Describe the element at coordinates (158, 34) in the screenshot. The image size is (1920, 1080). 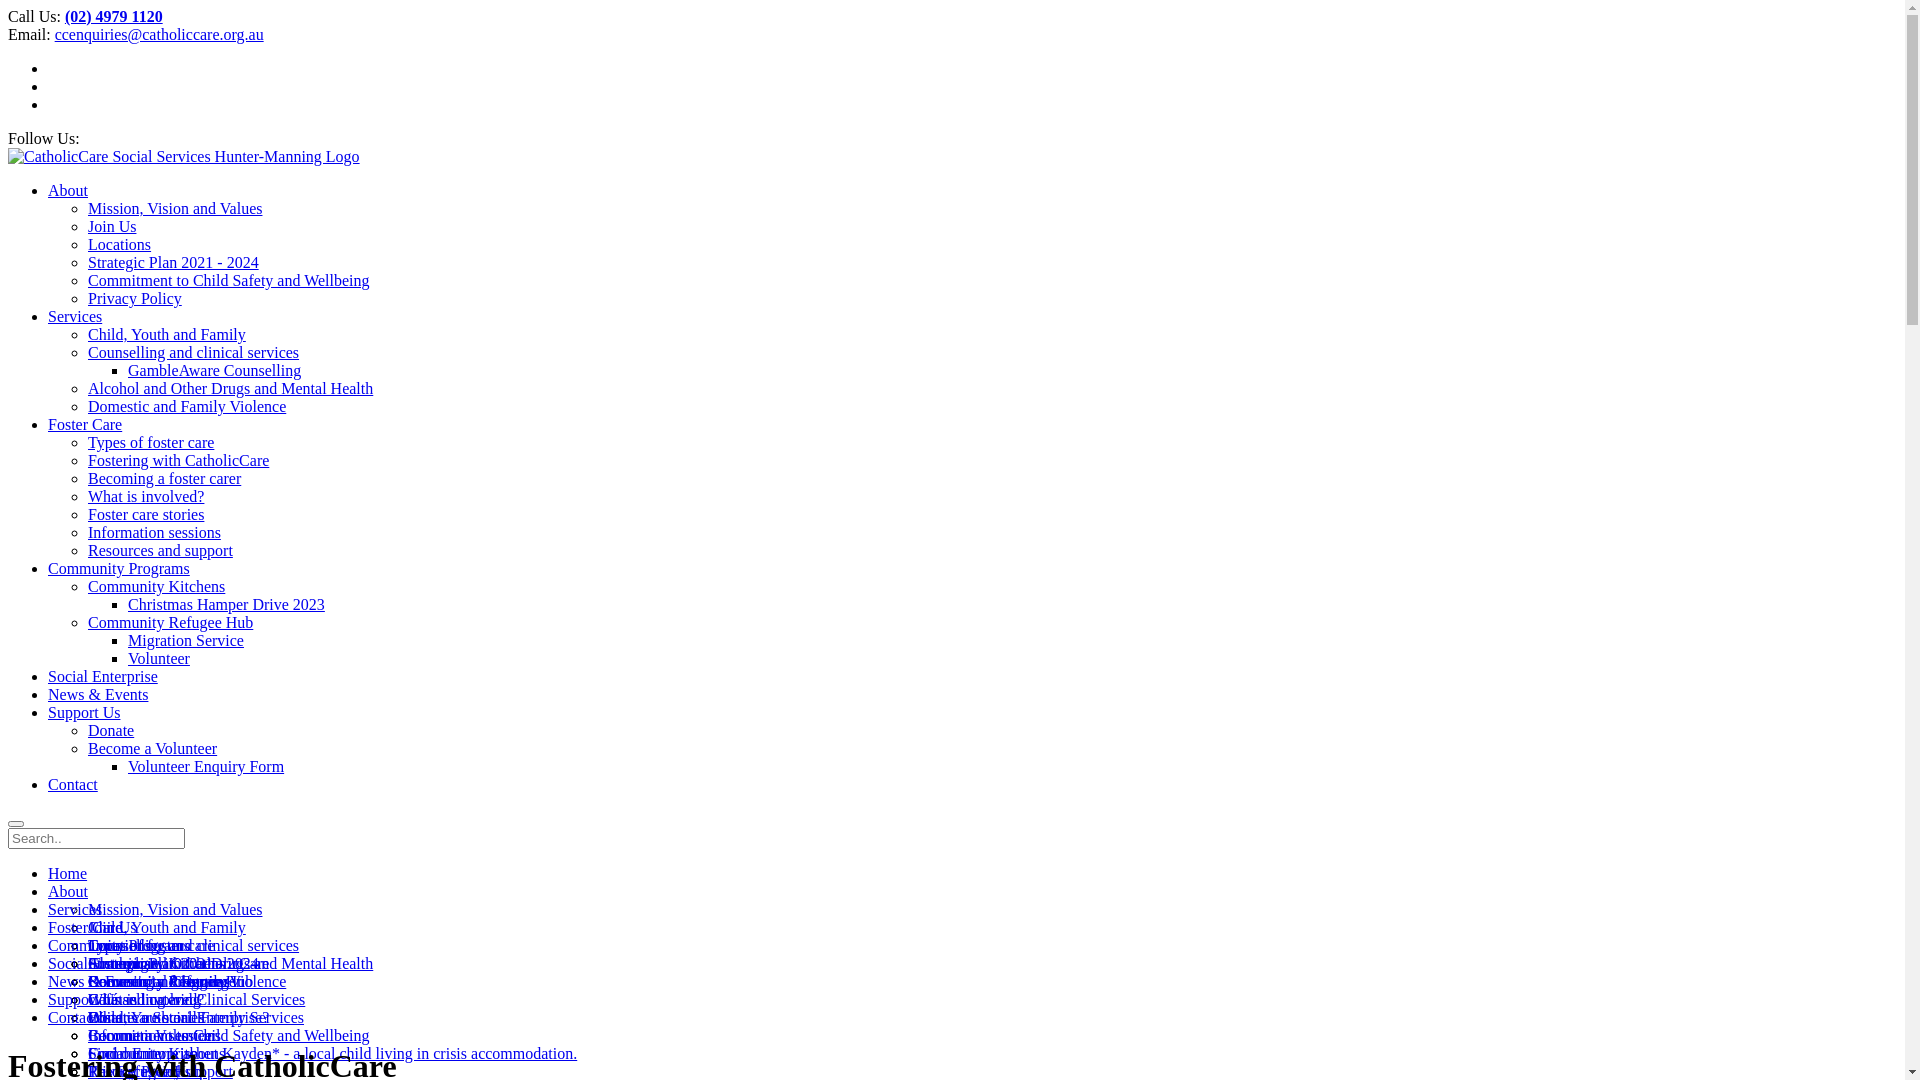
I see `'ccenquiries@catholiccare.org.au'` at that location.